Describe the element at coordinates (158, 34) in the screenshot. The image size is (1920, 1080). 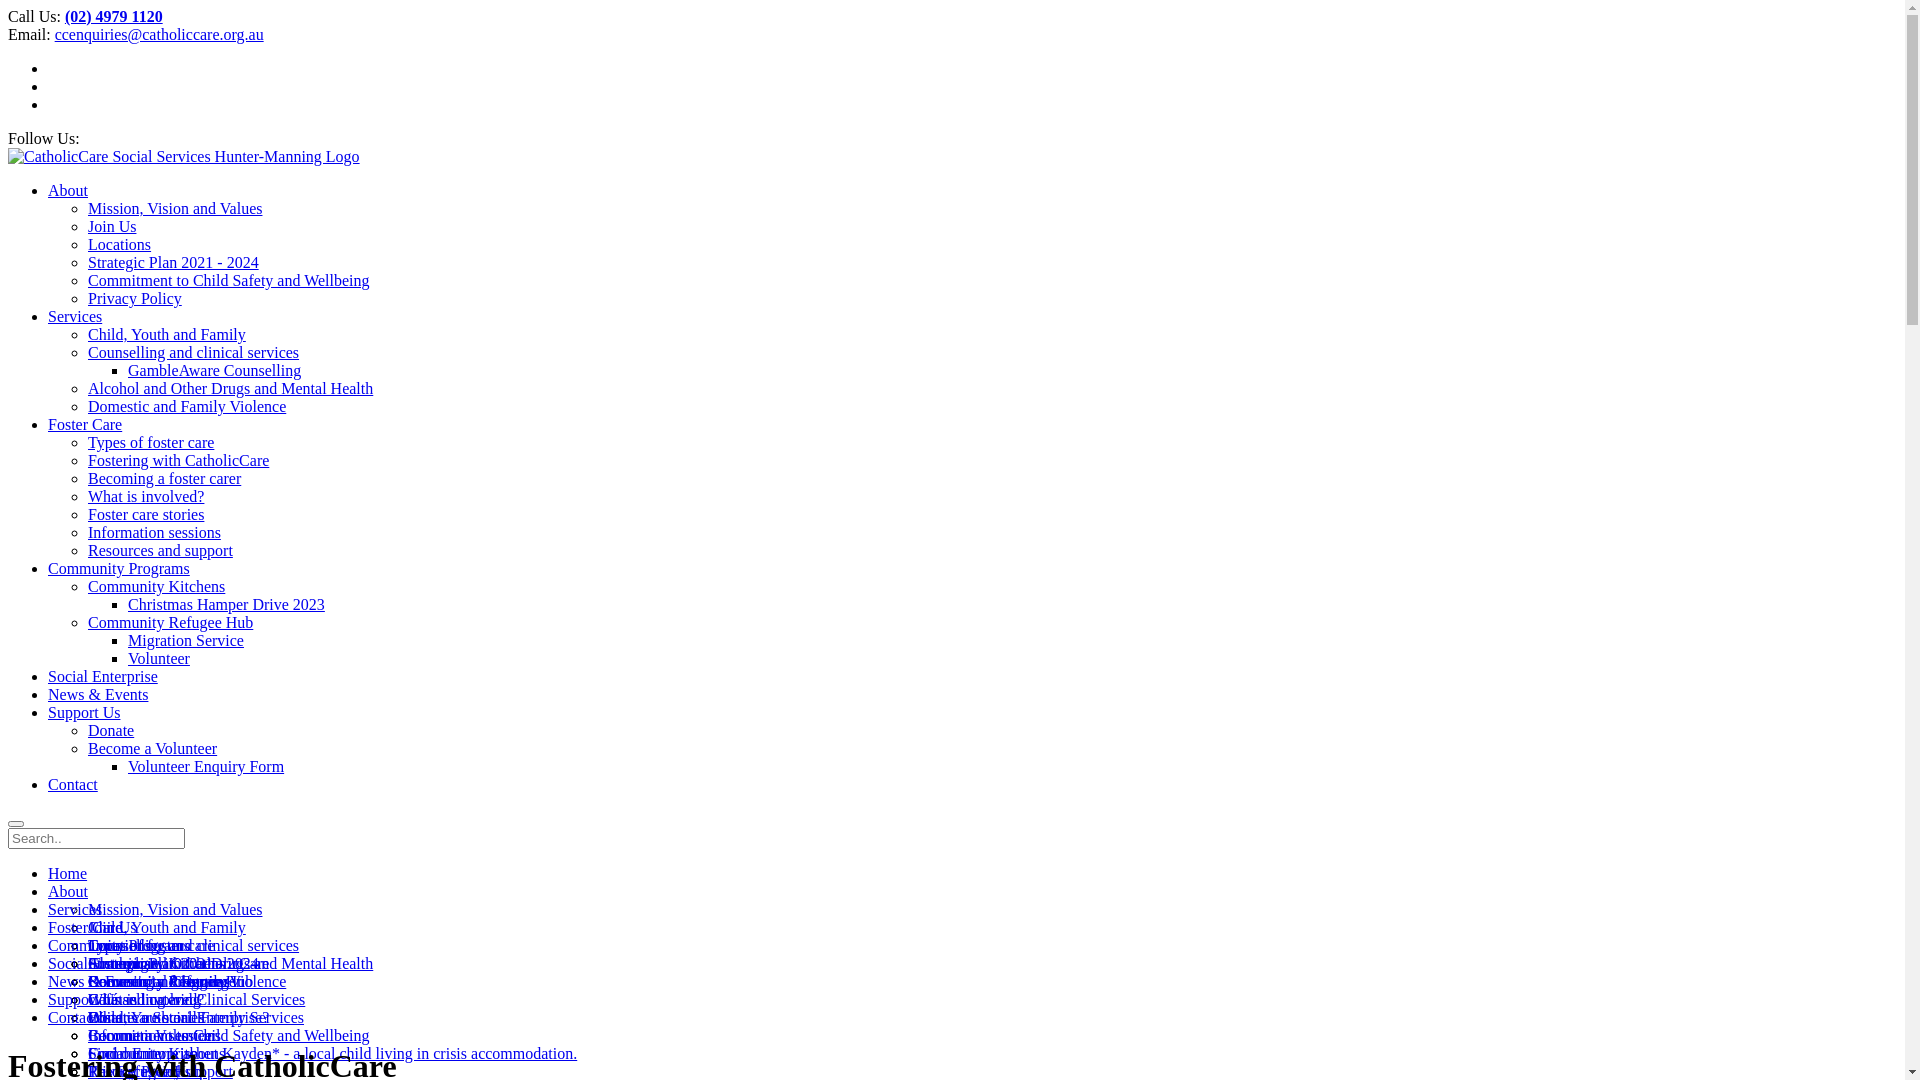
I see `'ccenquiries@catholiccare.org.au'` at that location.